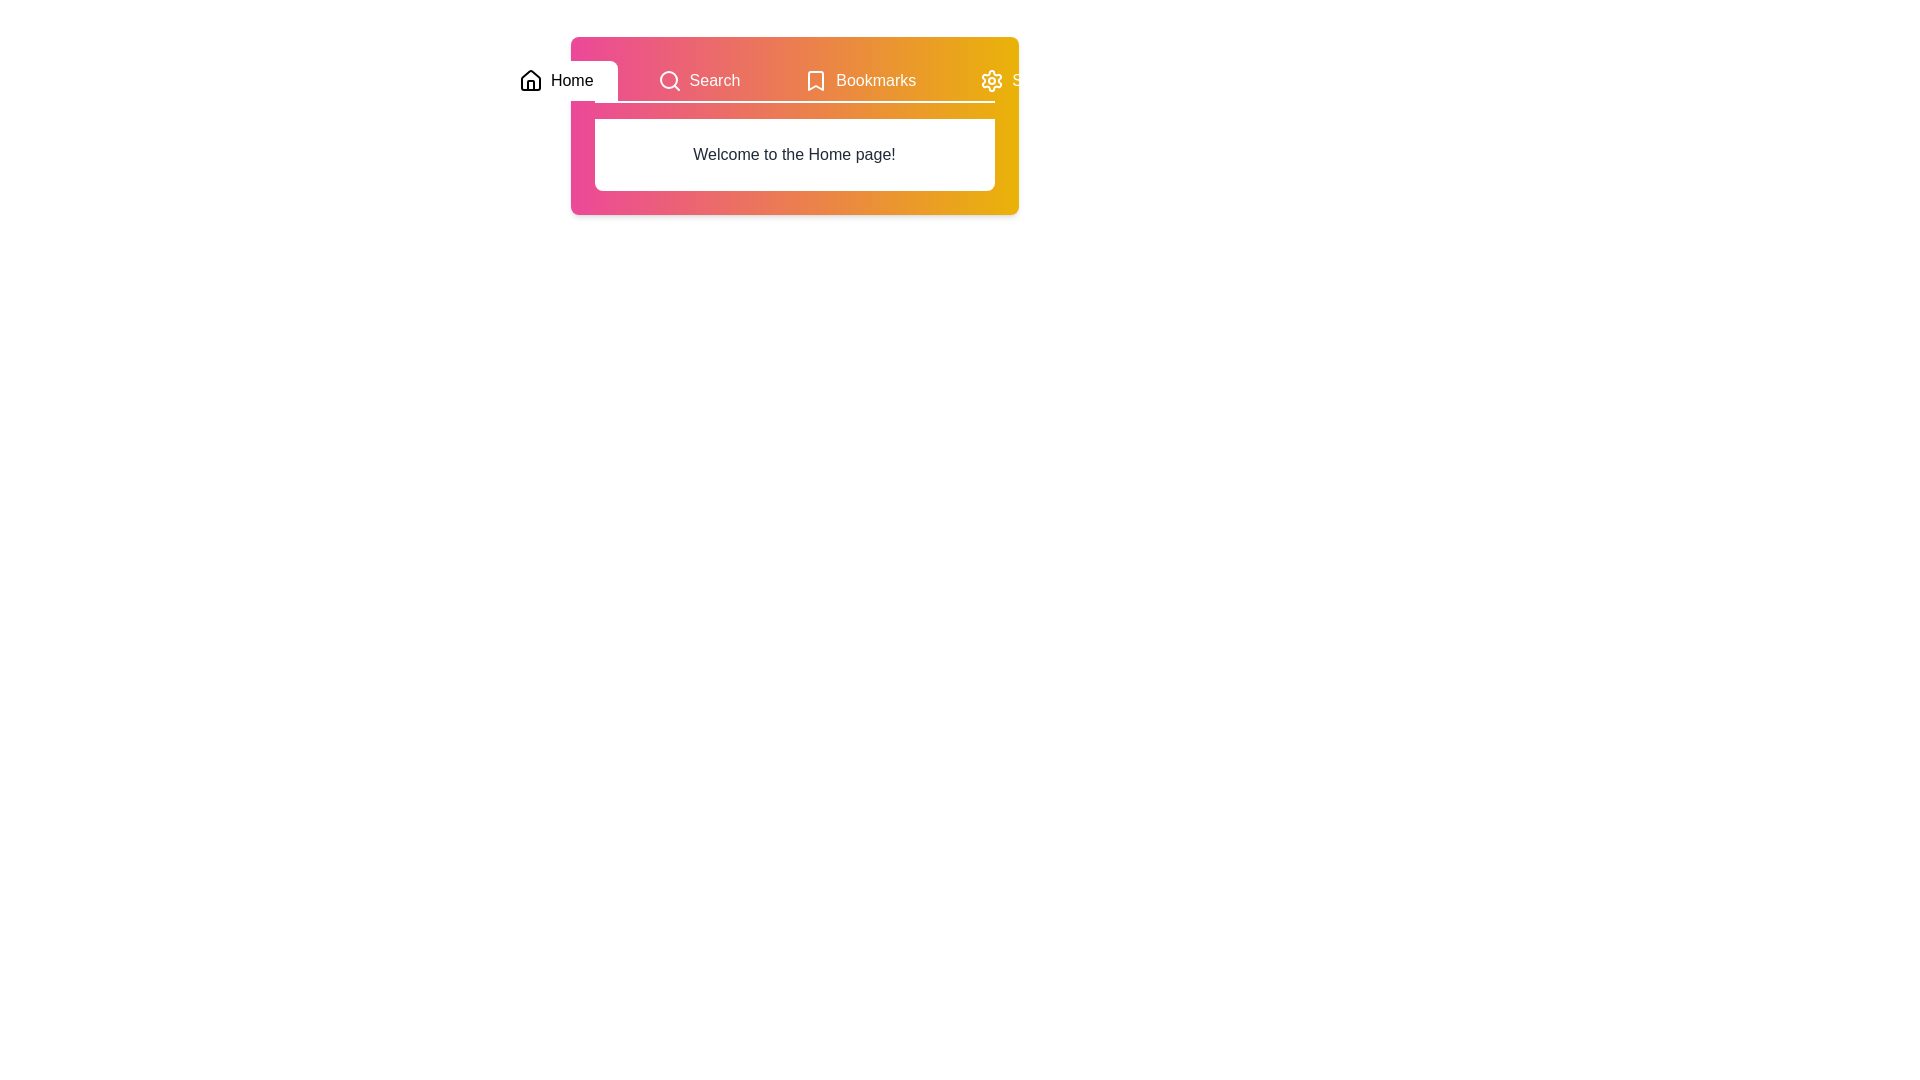 This screenshot has width=1920, height=1080. I want to click on the Home tab to switch views, so click(556, 80).